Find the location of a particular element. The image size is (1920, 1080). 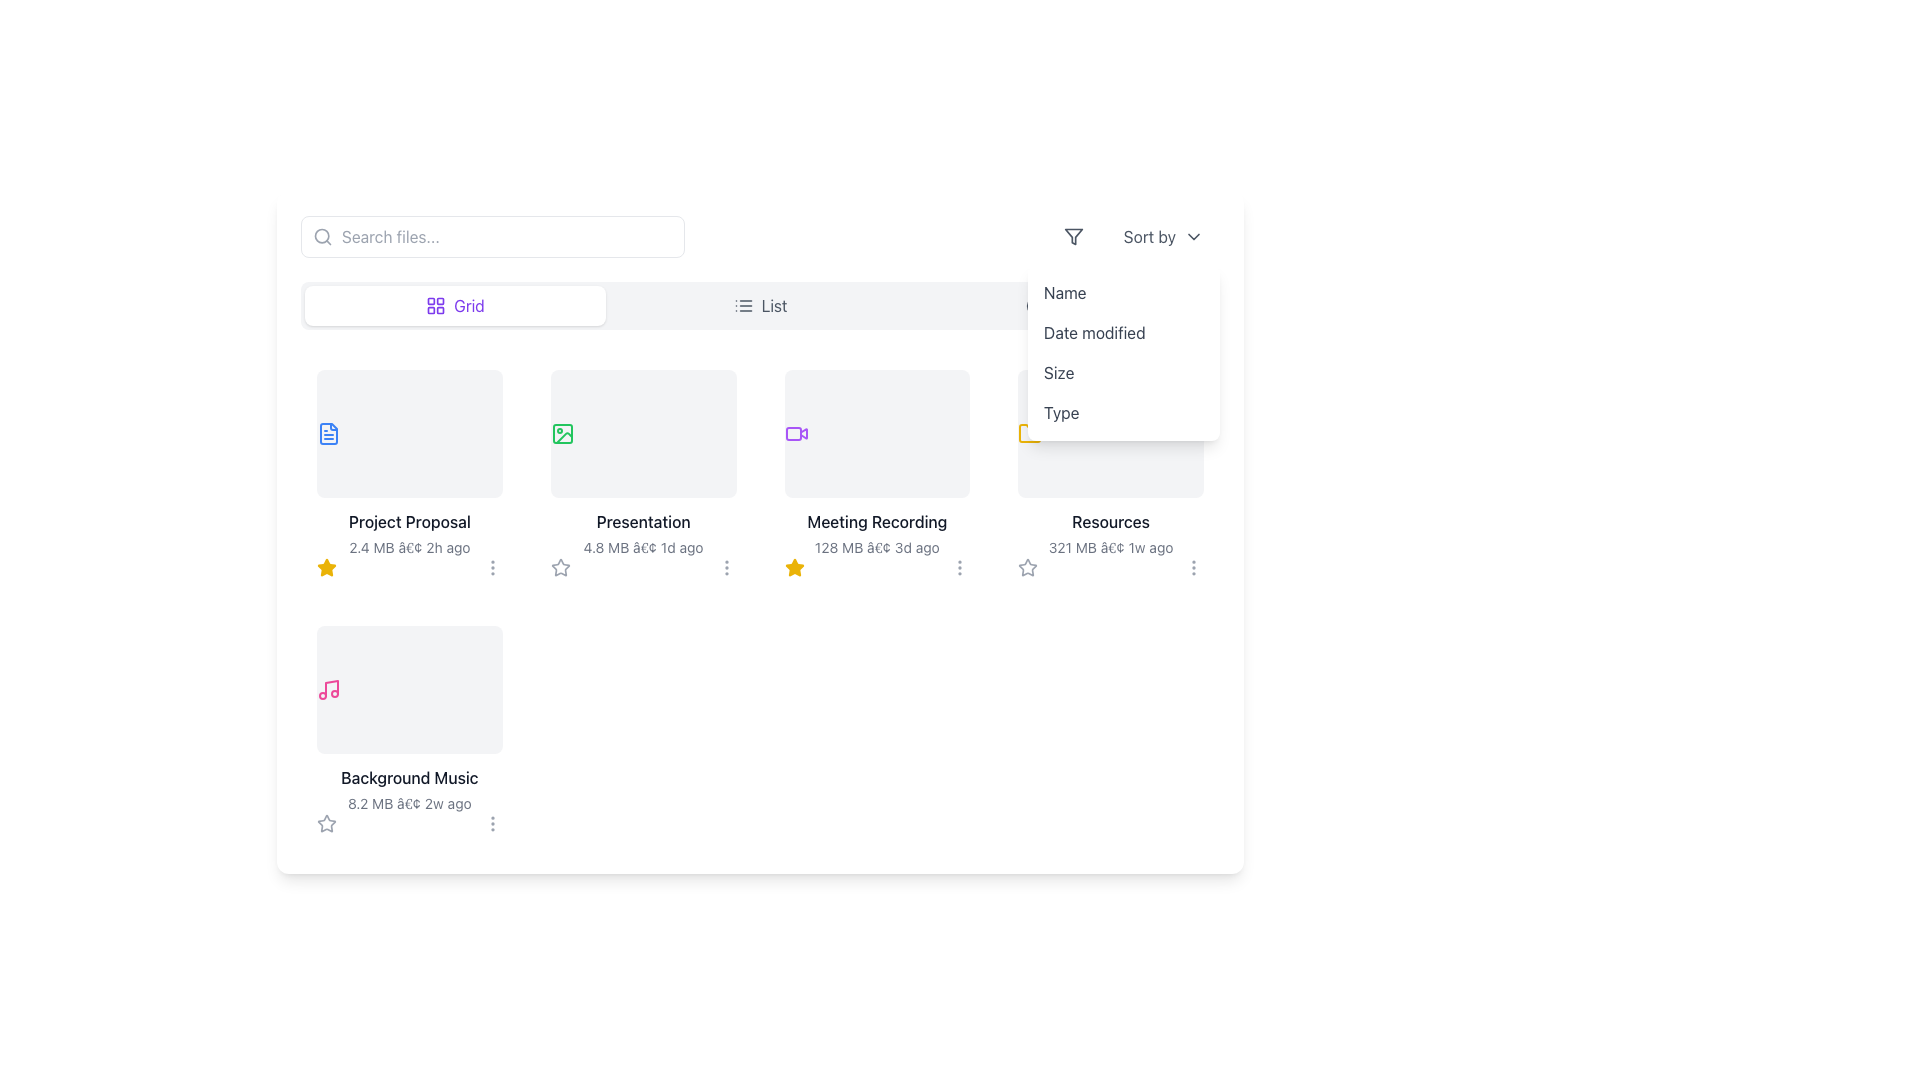

the star-shaped icon representing the rating or favorite marker for the 'Background Music' item is located at coordinates (326, 823).